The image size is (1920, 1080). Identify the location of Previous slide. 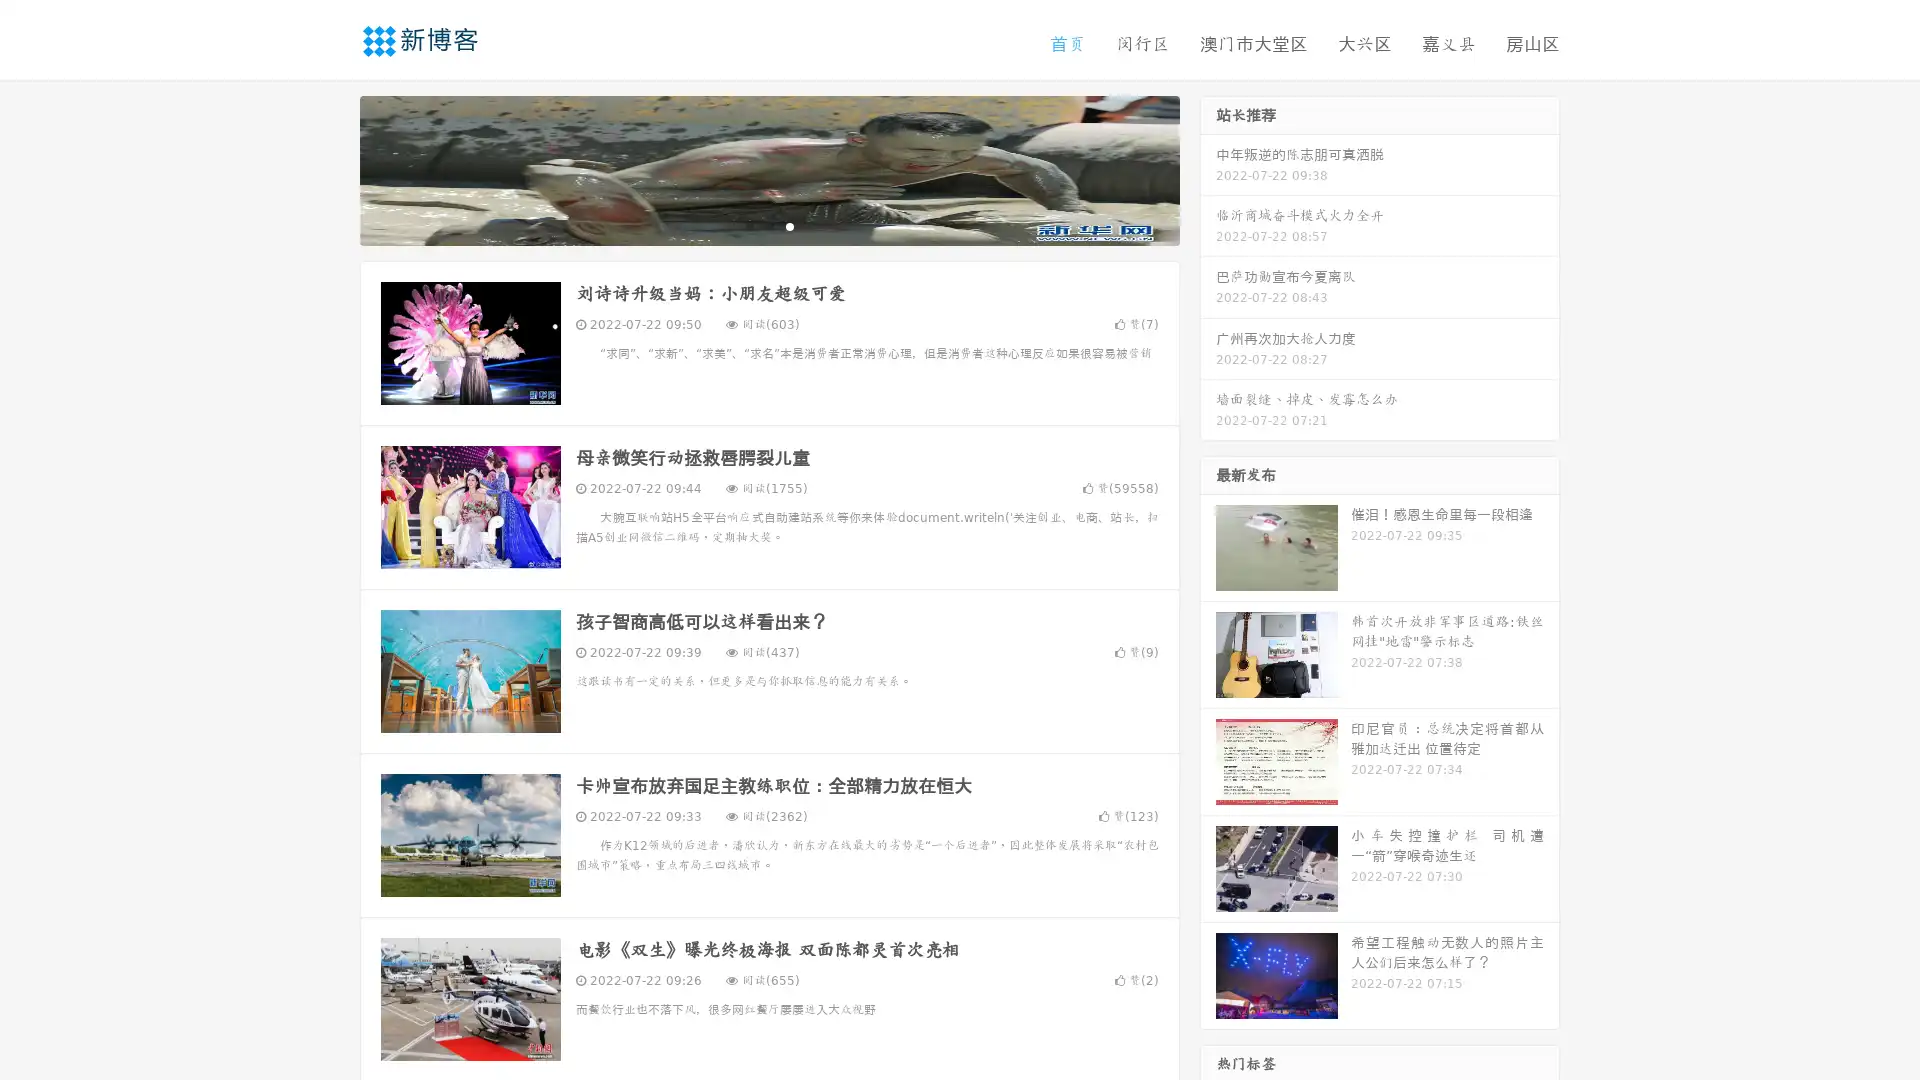
(330, 168).